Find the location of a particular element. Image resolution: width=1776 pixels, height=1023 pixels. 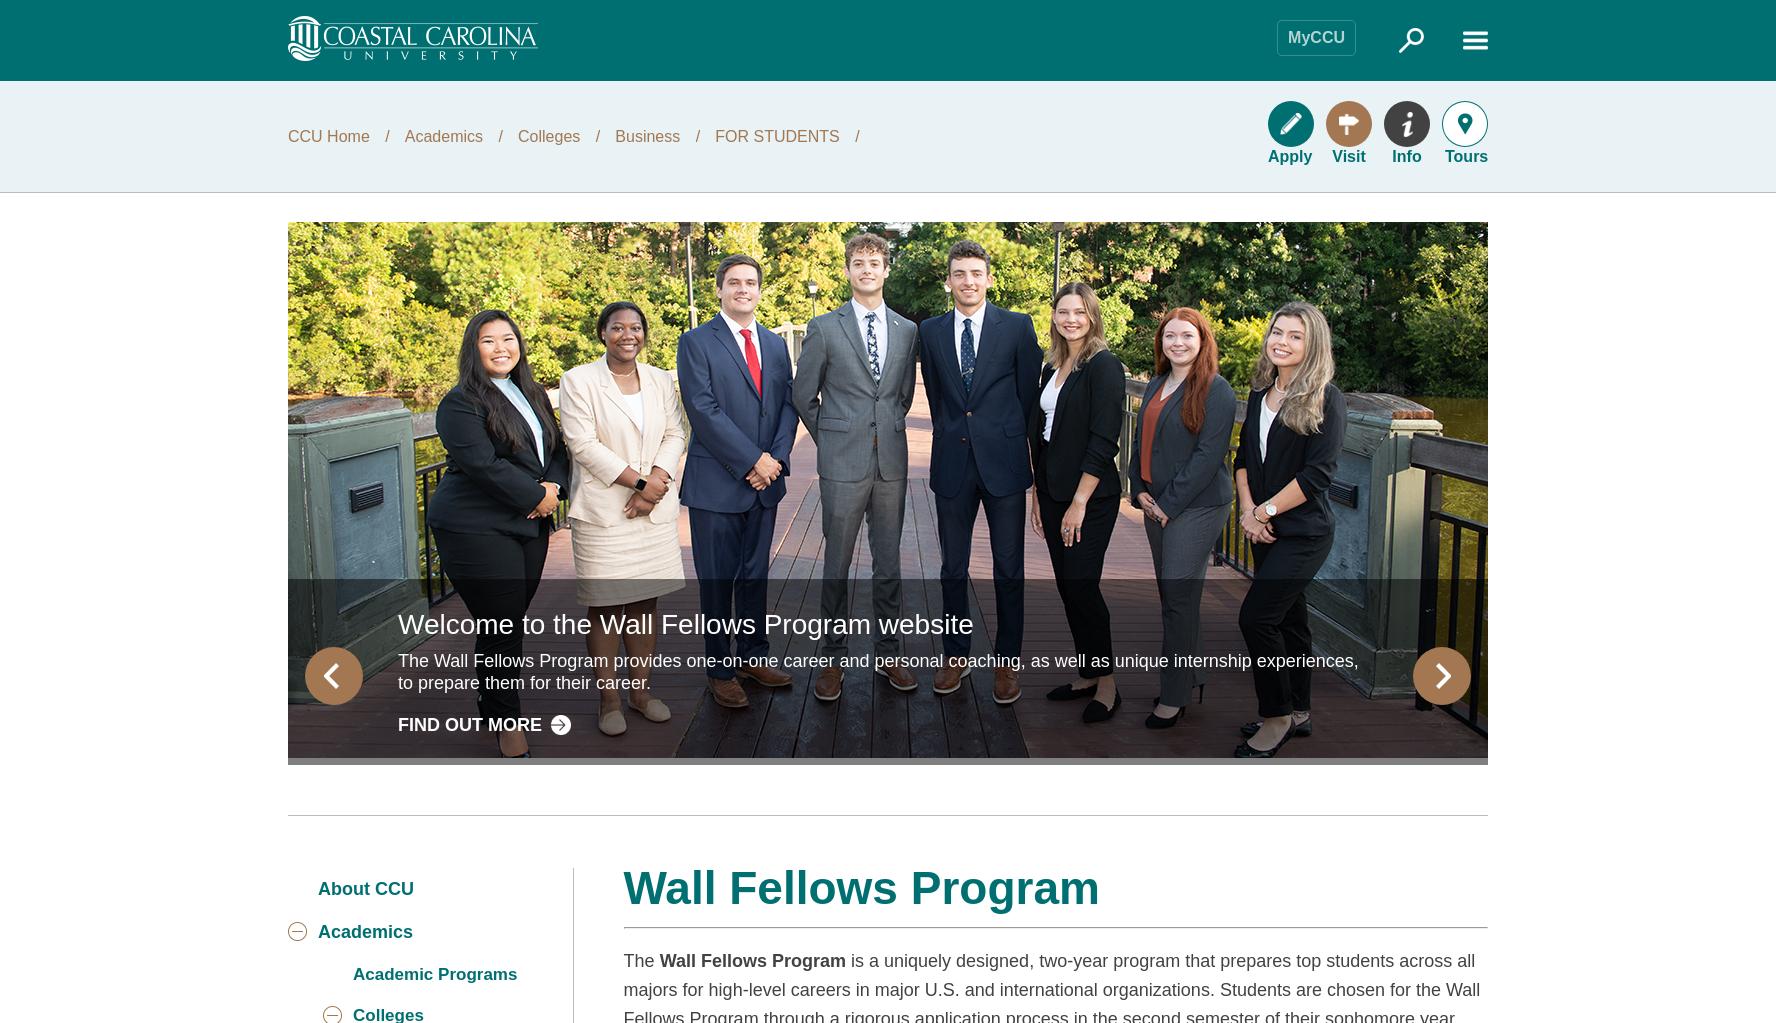

'About CCU' is located at coordinates (364, 887).